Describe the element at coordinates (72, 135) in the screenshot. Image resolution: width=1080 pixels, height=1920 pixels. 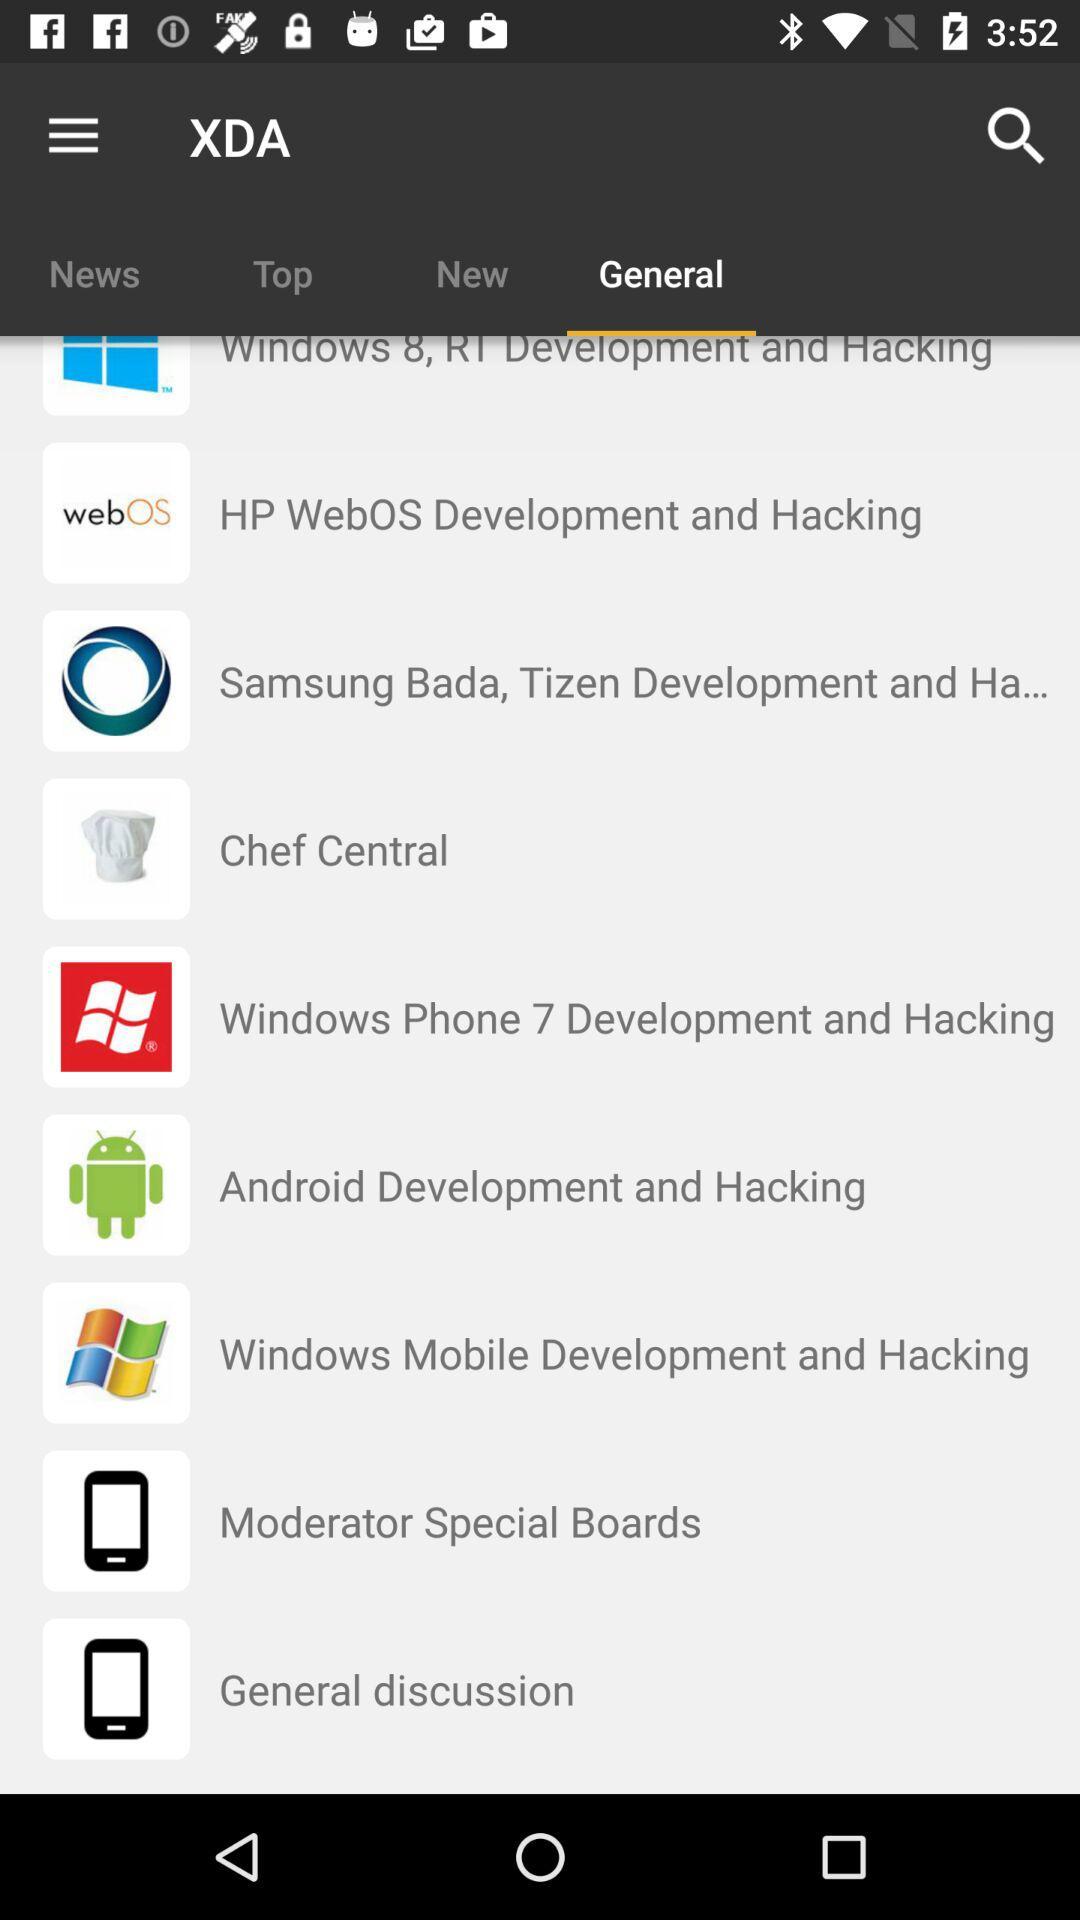
I see `the item to the left of the xda icon` at that location.